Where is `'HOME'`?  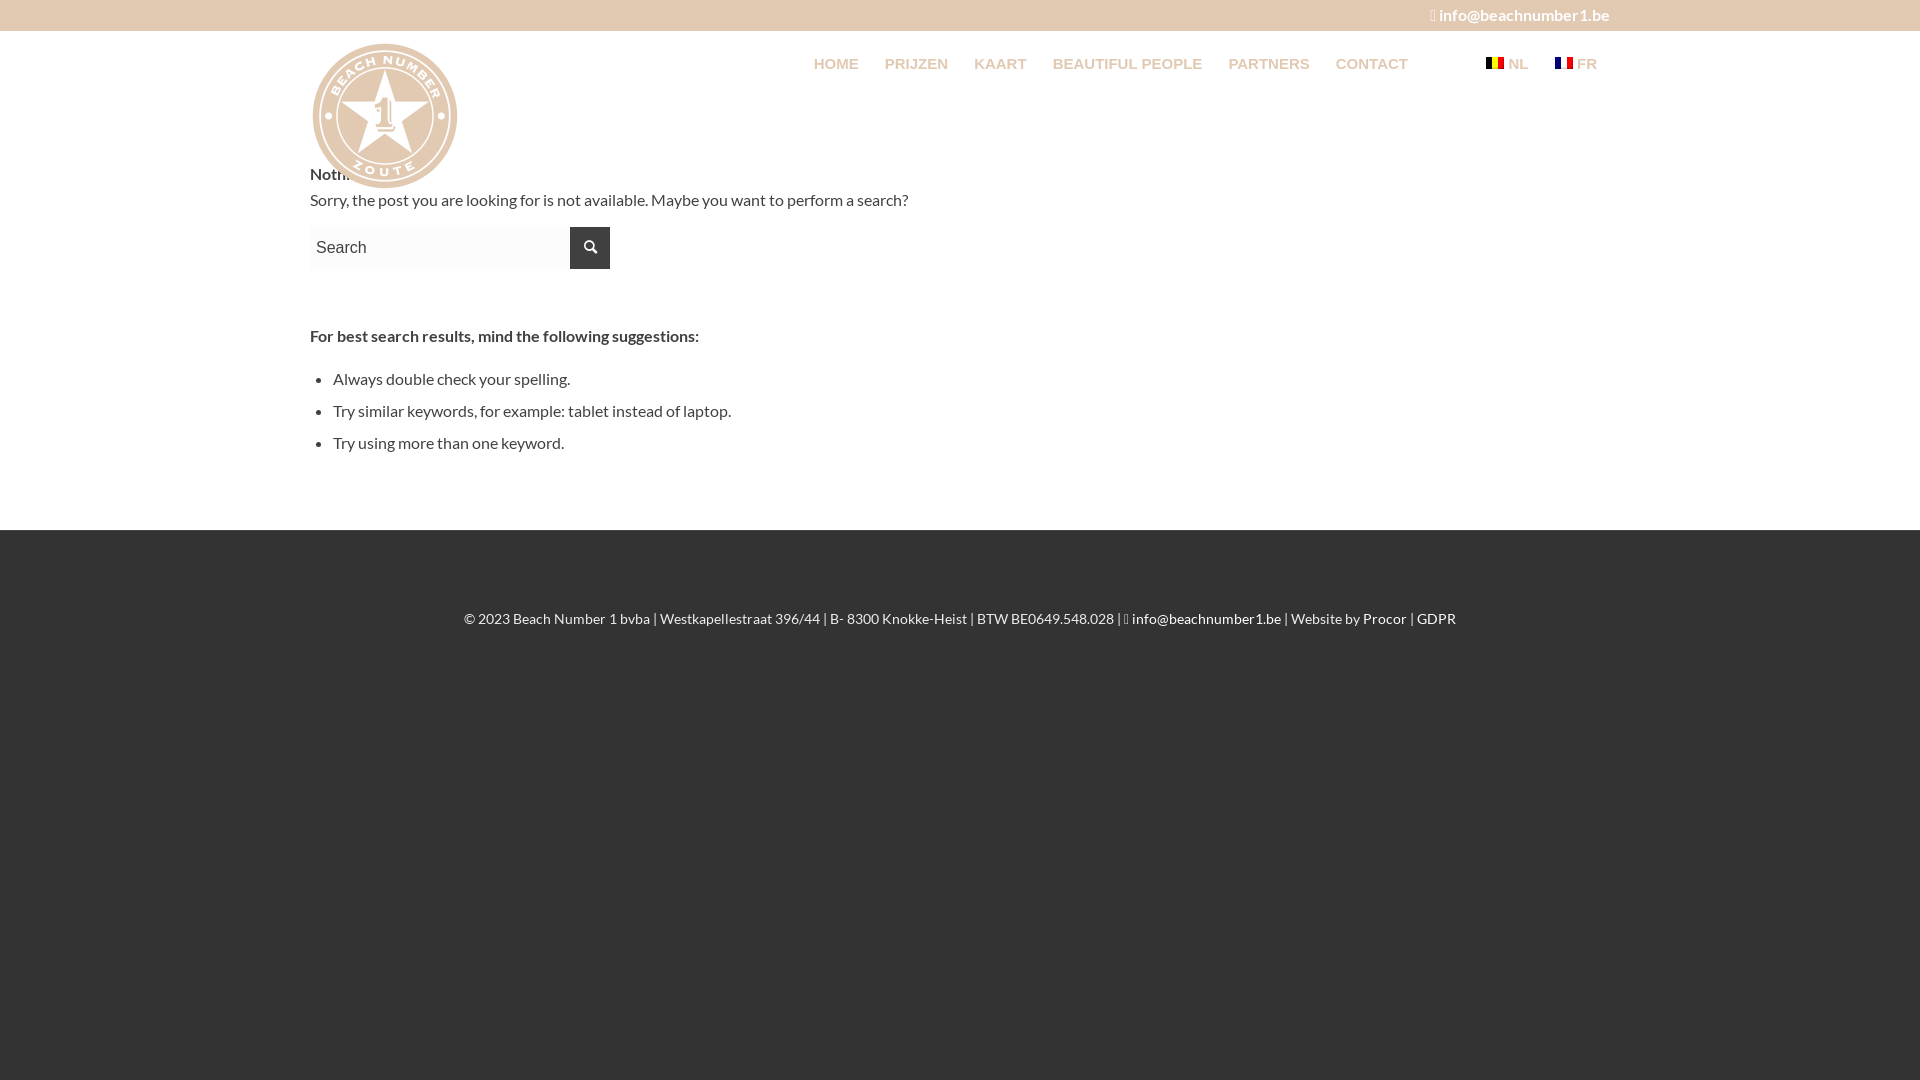 'HOME' is located at coordinates (836, 62).